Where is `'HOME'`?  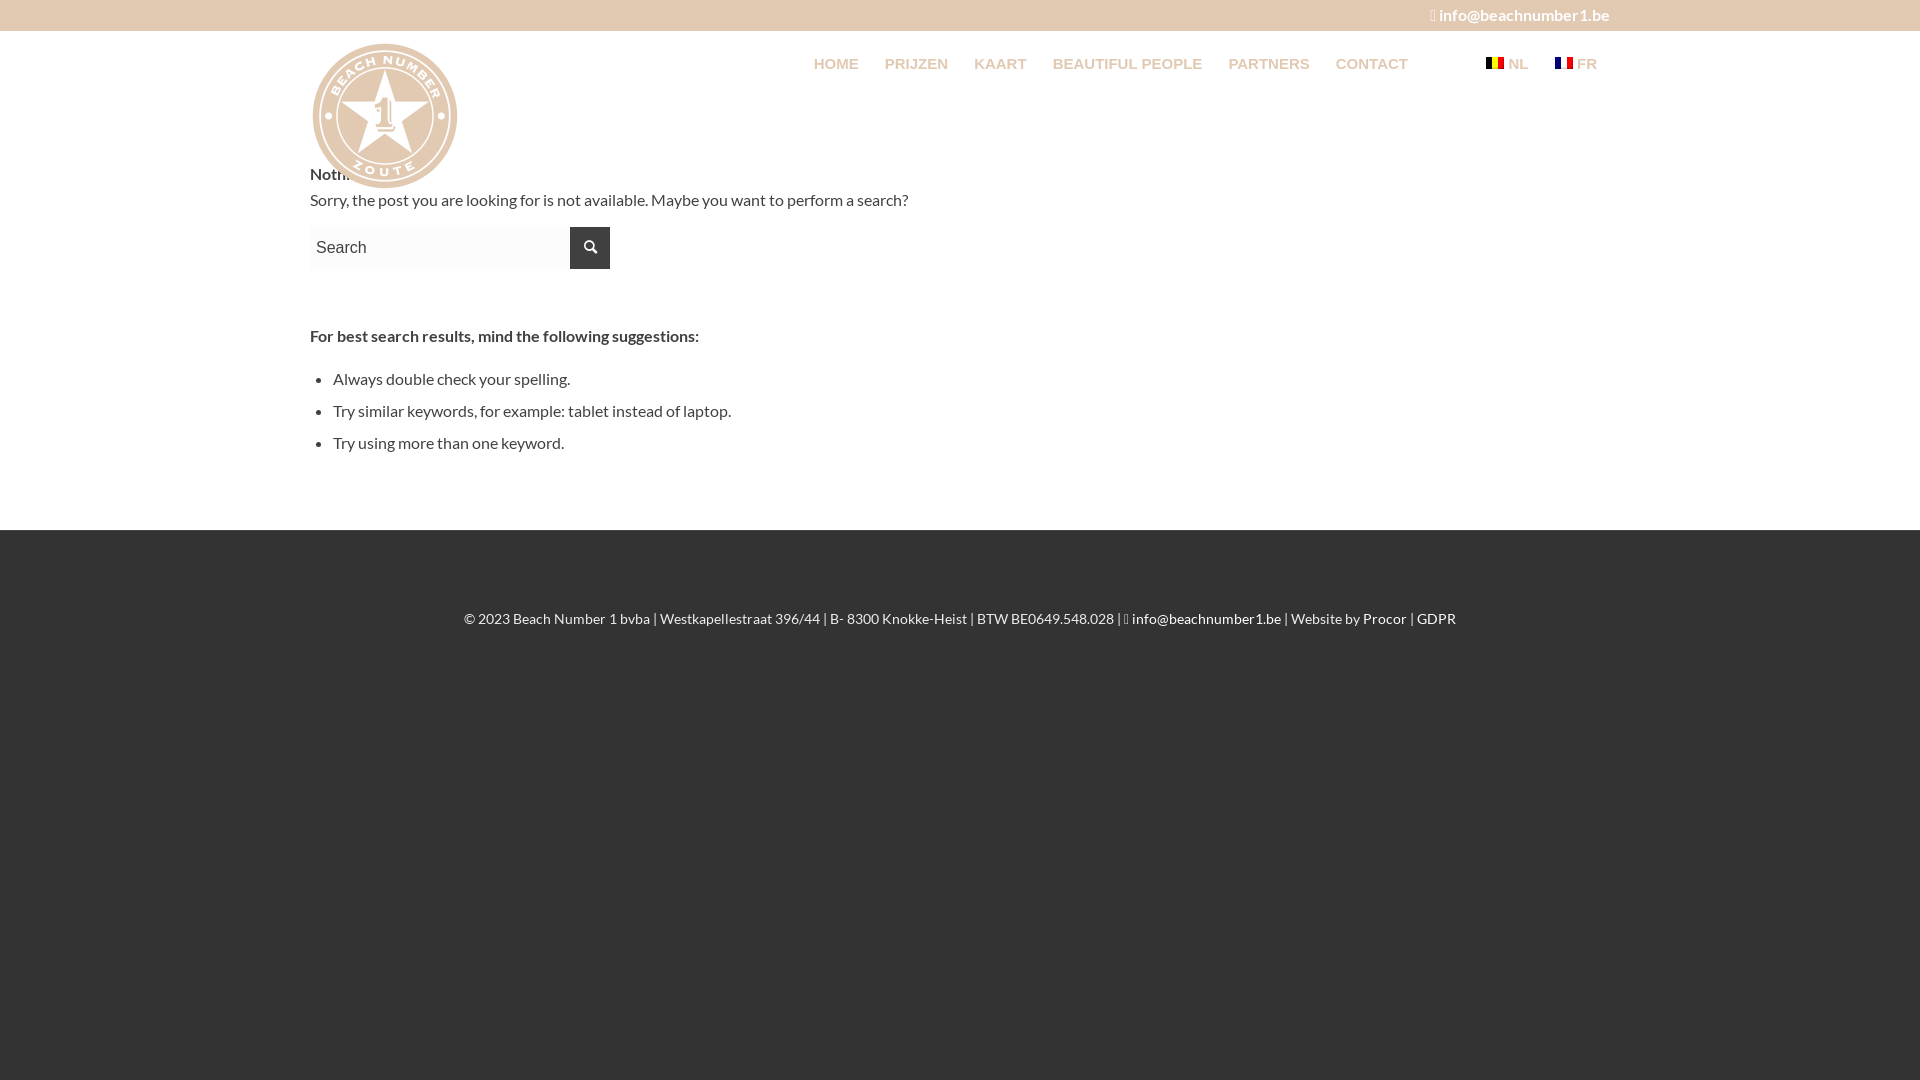 'HOME' is located at coordinates (836, 62).